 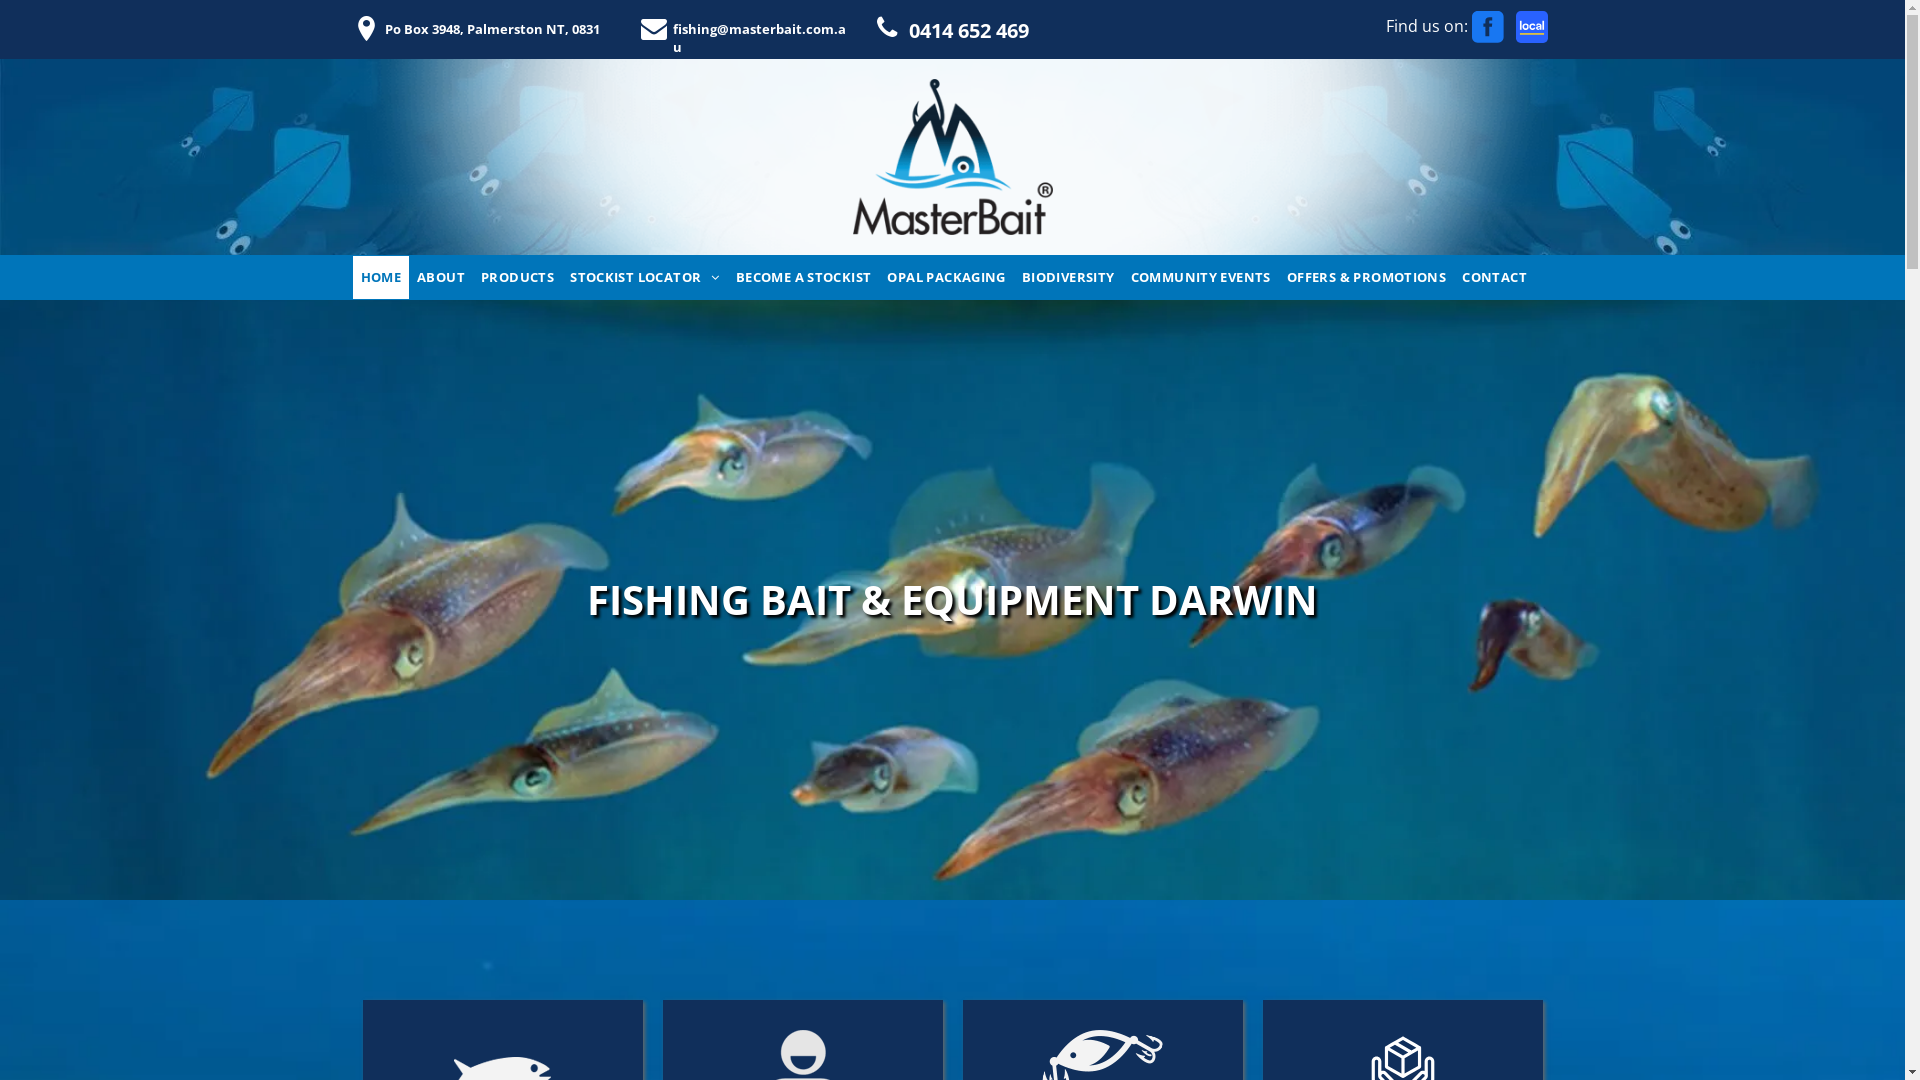 What do you see at coordinates (751, 29) in the screenshot?
I see `'fishing@masterbait.com.au'` at bounding box center [751, 29].